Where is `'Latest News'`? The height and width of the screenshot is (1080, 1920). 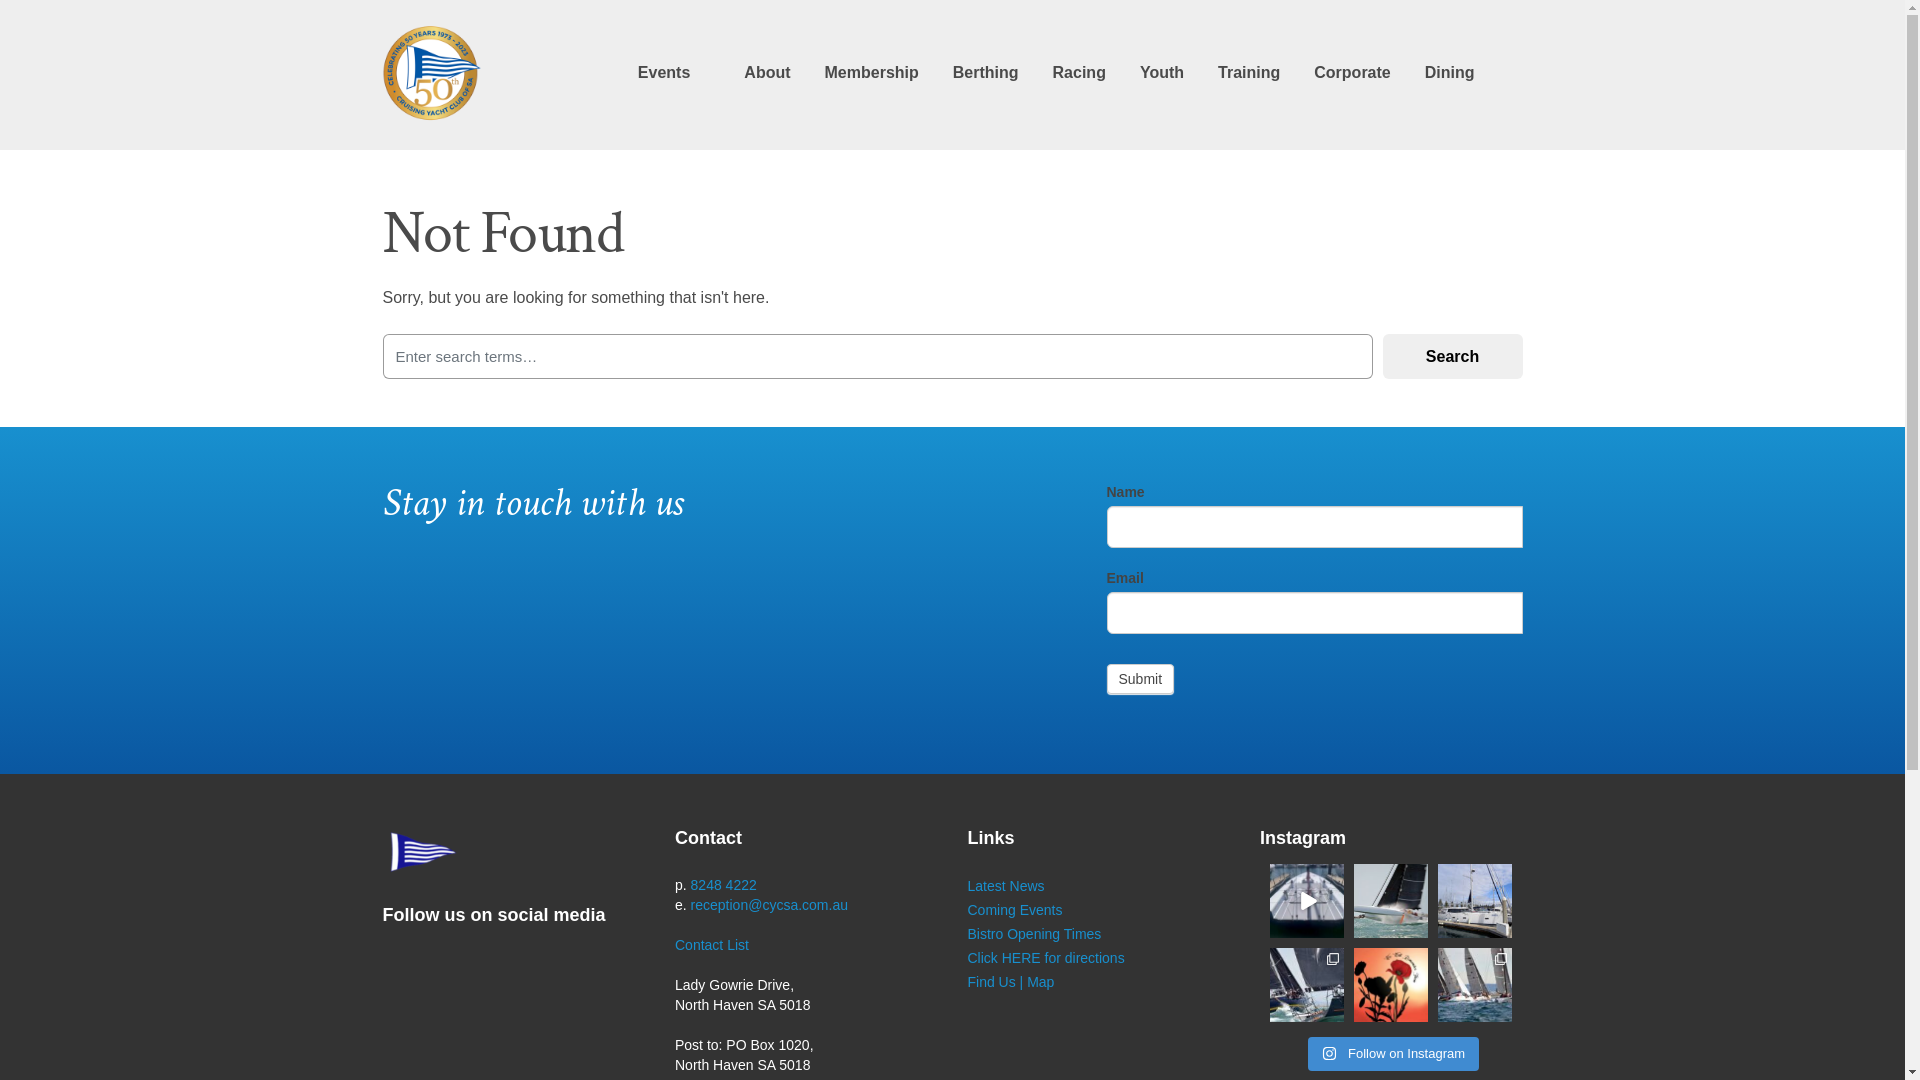
'Latest News' is located at coordinates (1006, 885).